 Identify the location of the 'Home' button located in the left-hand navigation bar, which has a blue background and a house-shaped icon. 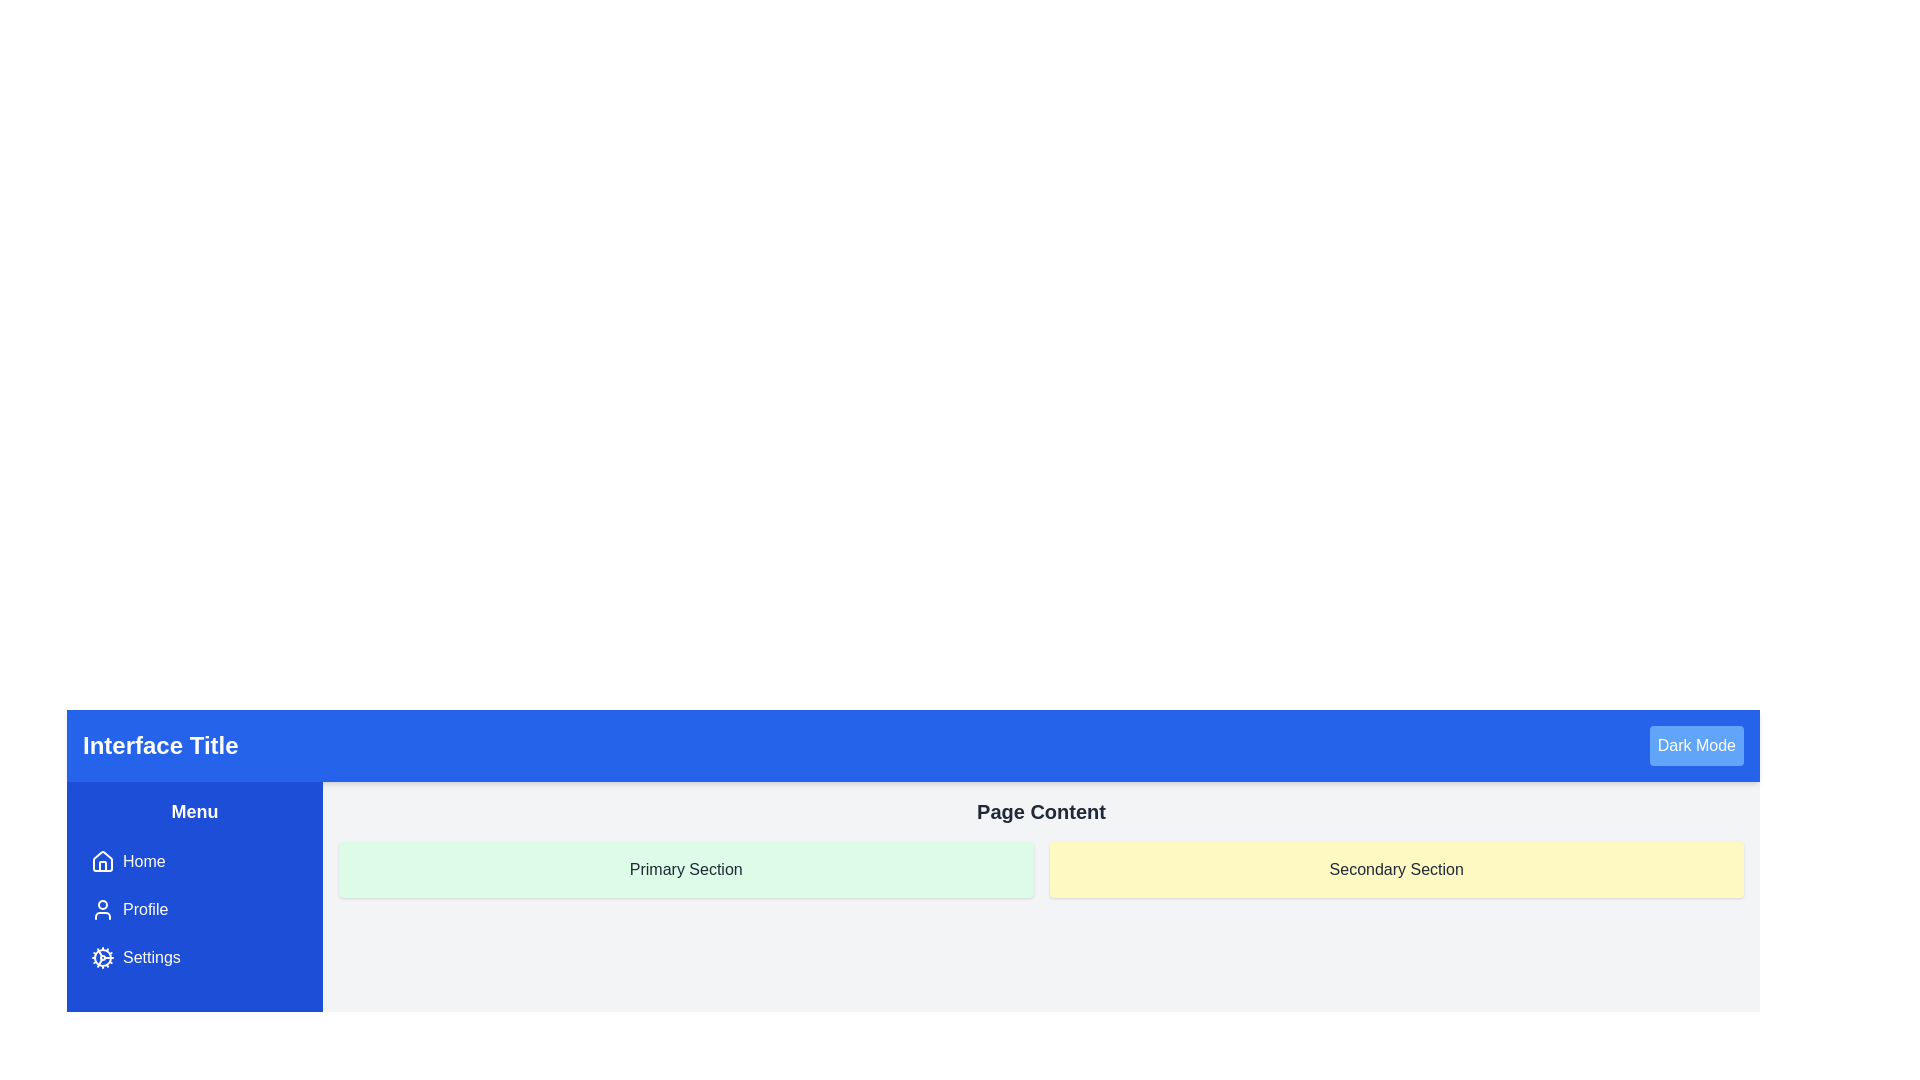
(127, 860).